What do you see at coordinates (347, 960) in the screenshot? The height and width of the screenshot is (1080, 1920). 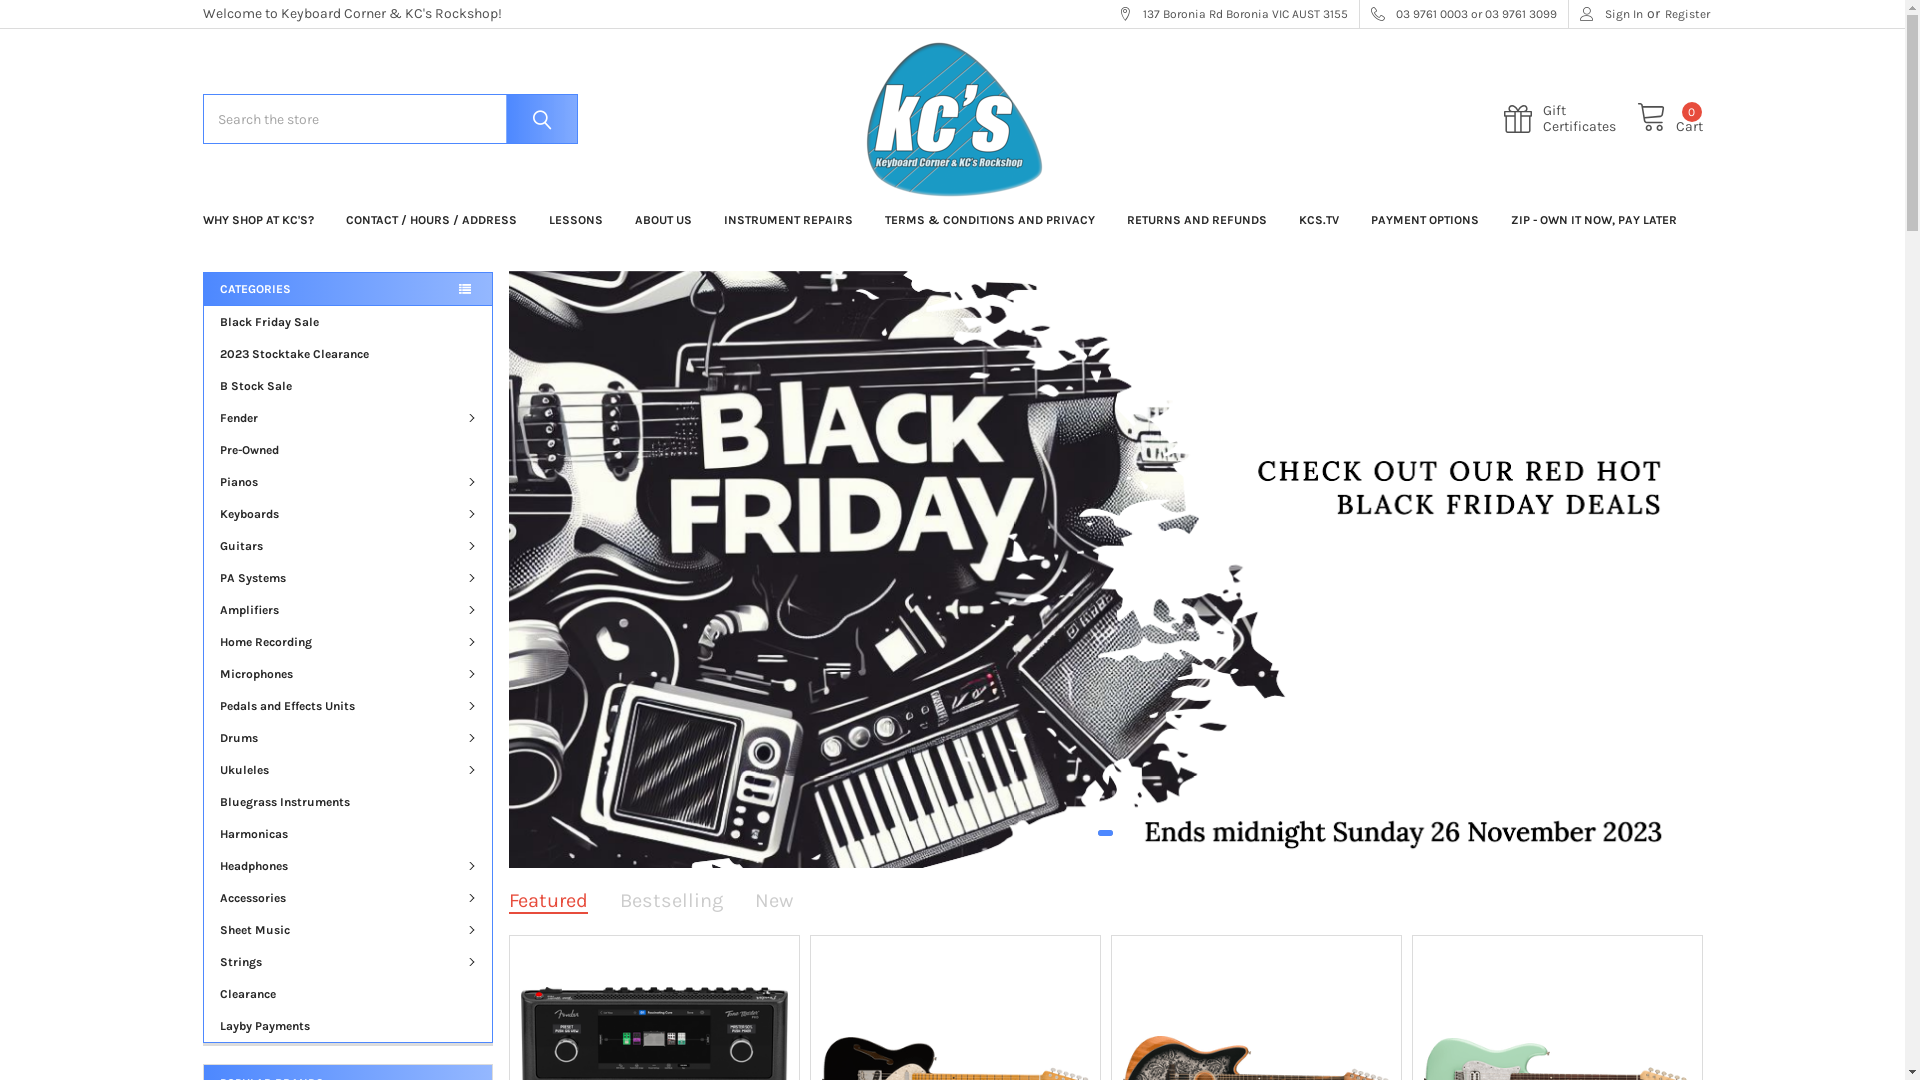 I see `'Strings'` at bounding box center [347, 960].